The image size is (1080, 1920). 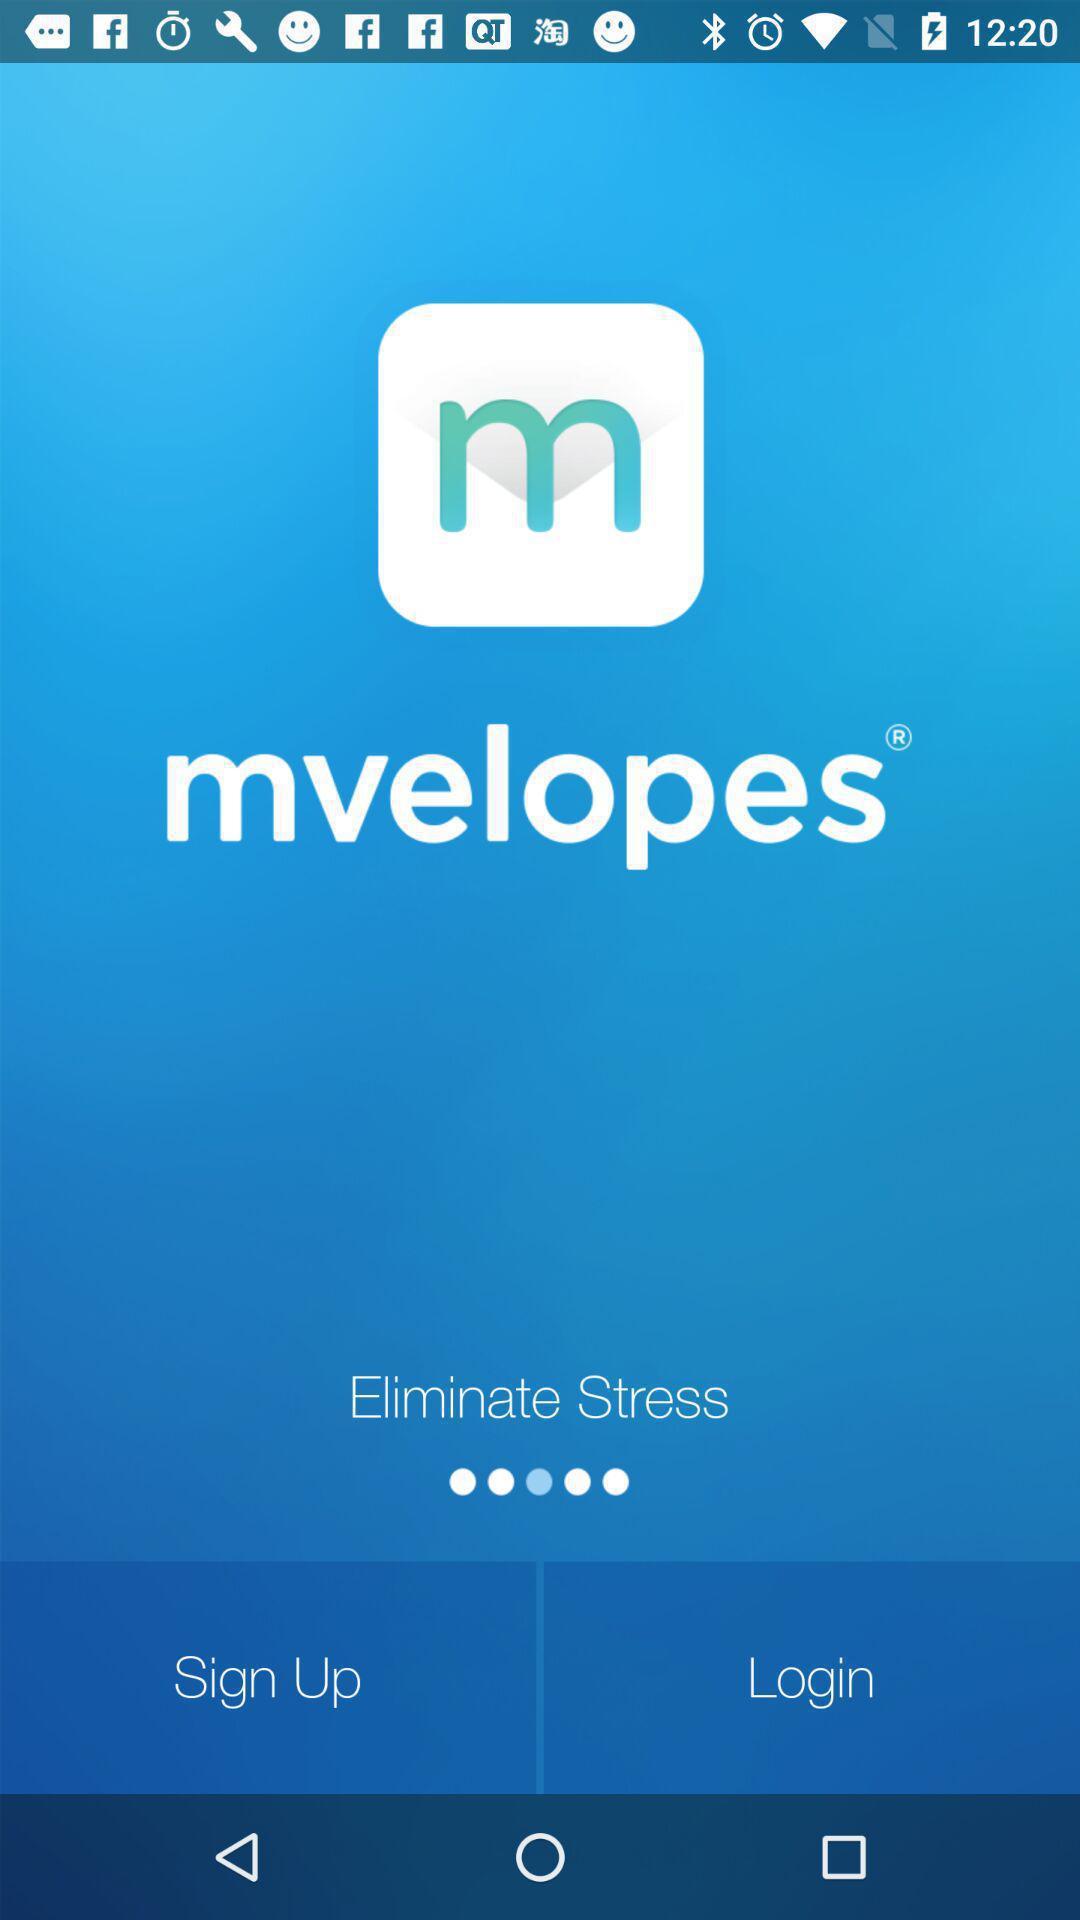 I want to click on login icon, so click(x=811, y=1677).